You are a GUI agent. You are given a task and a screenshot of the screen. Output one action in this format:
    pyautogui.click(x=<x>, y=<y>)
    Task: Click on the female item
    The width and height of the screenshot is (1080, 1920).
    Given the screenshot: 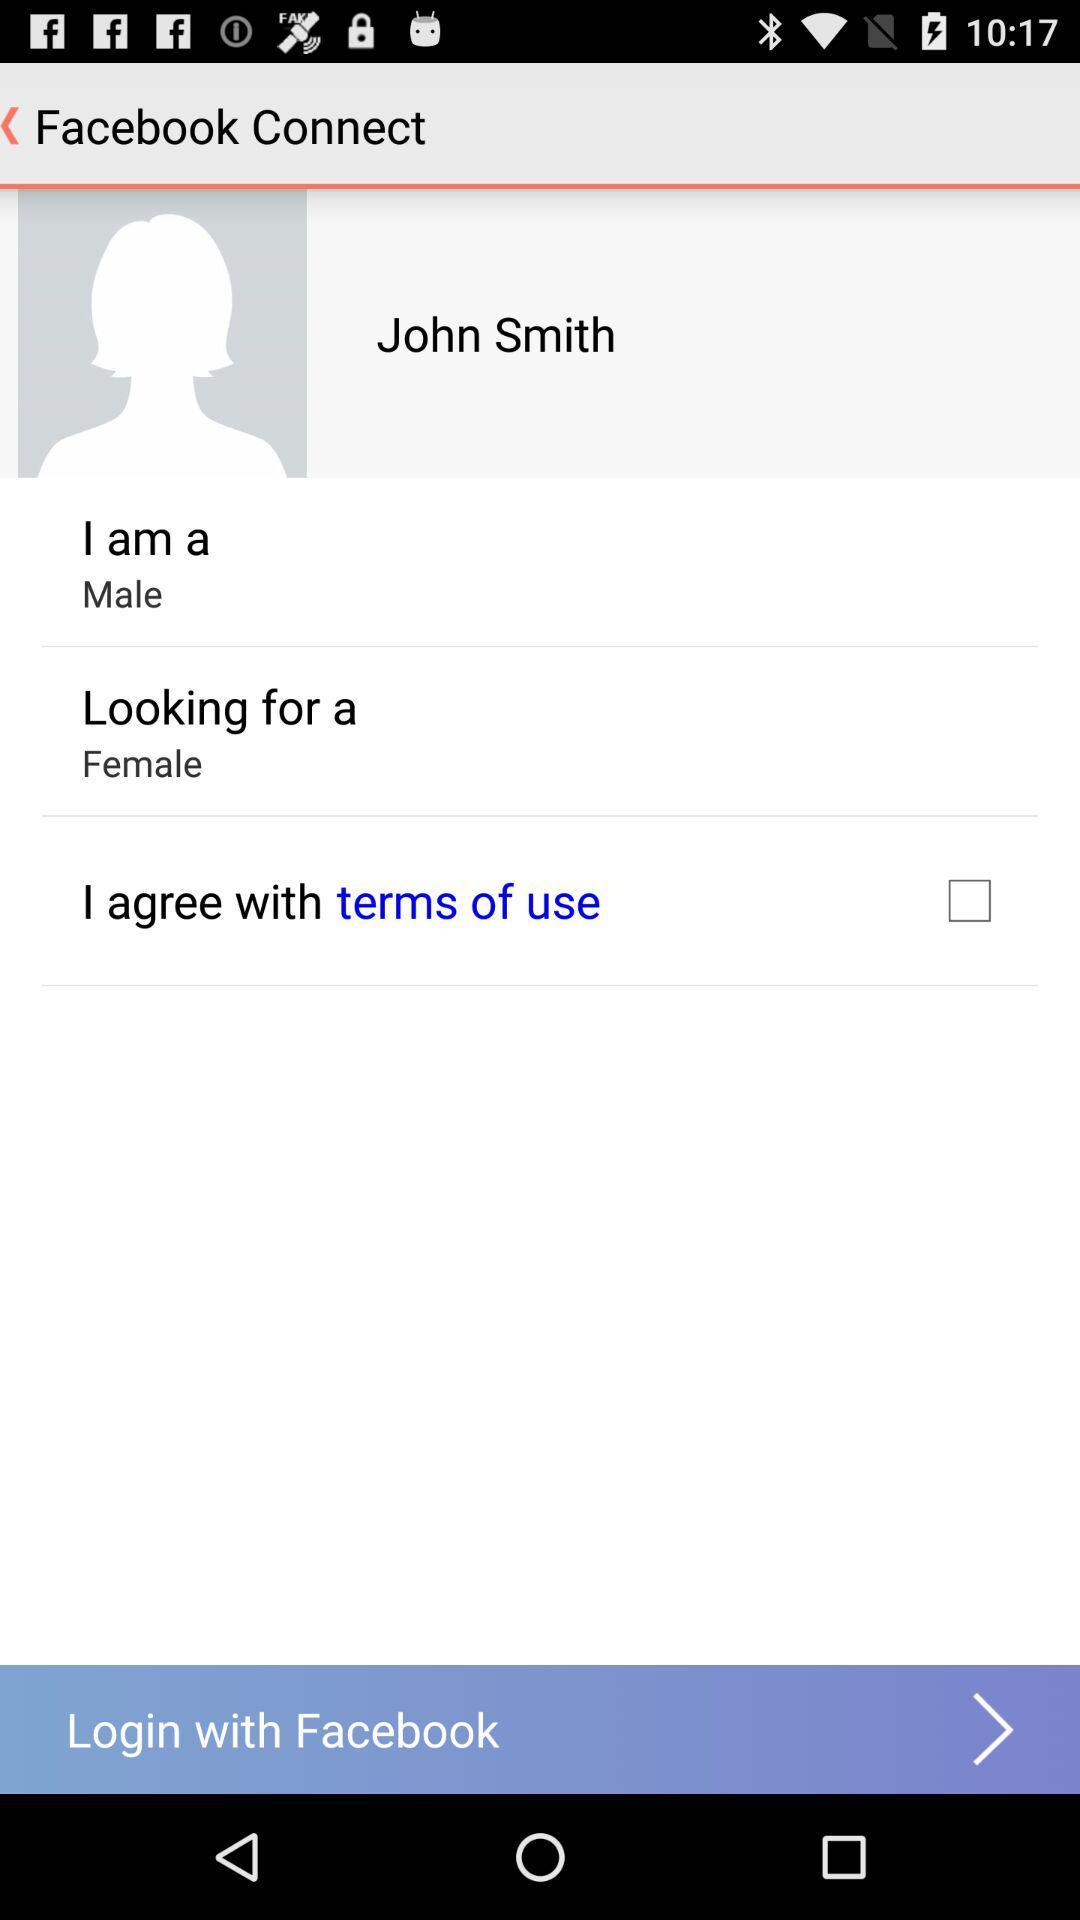 What is the action you would take?
    pyautogui.click(x=141, y=761)
    